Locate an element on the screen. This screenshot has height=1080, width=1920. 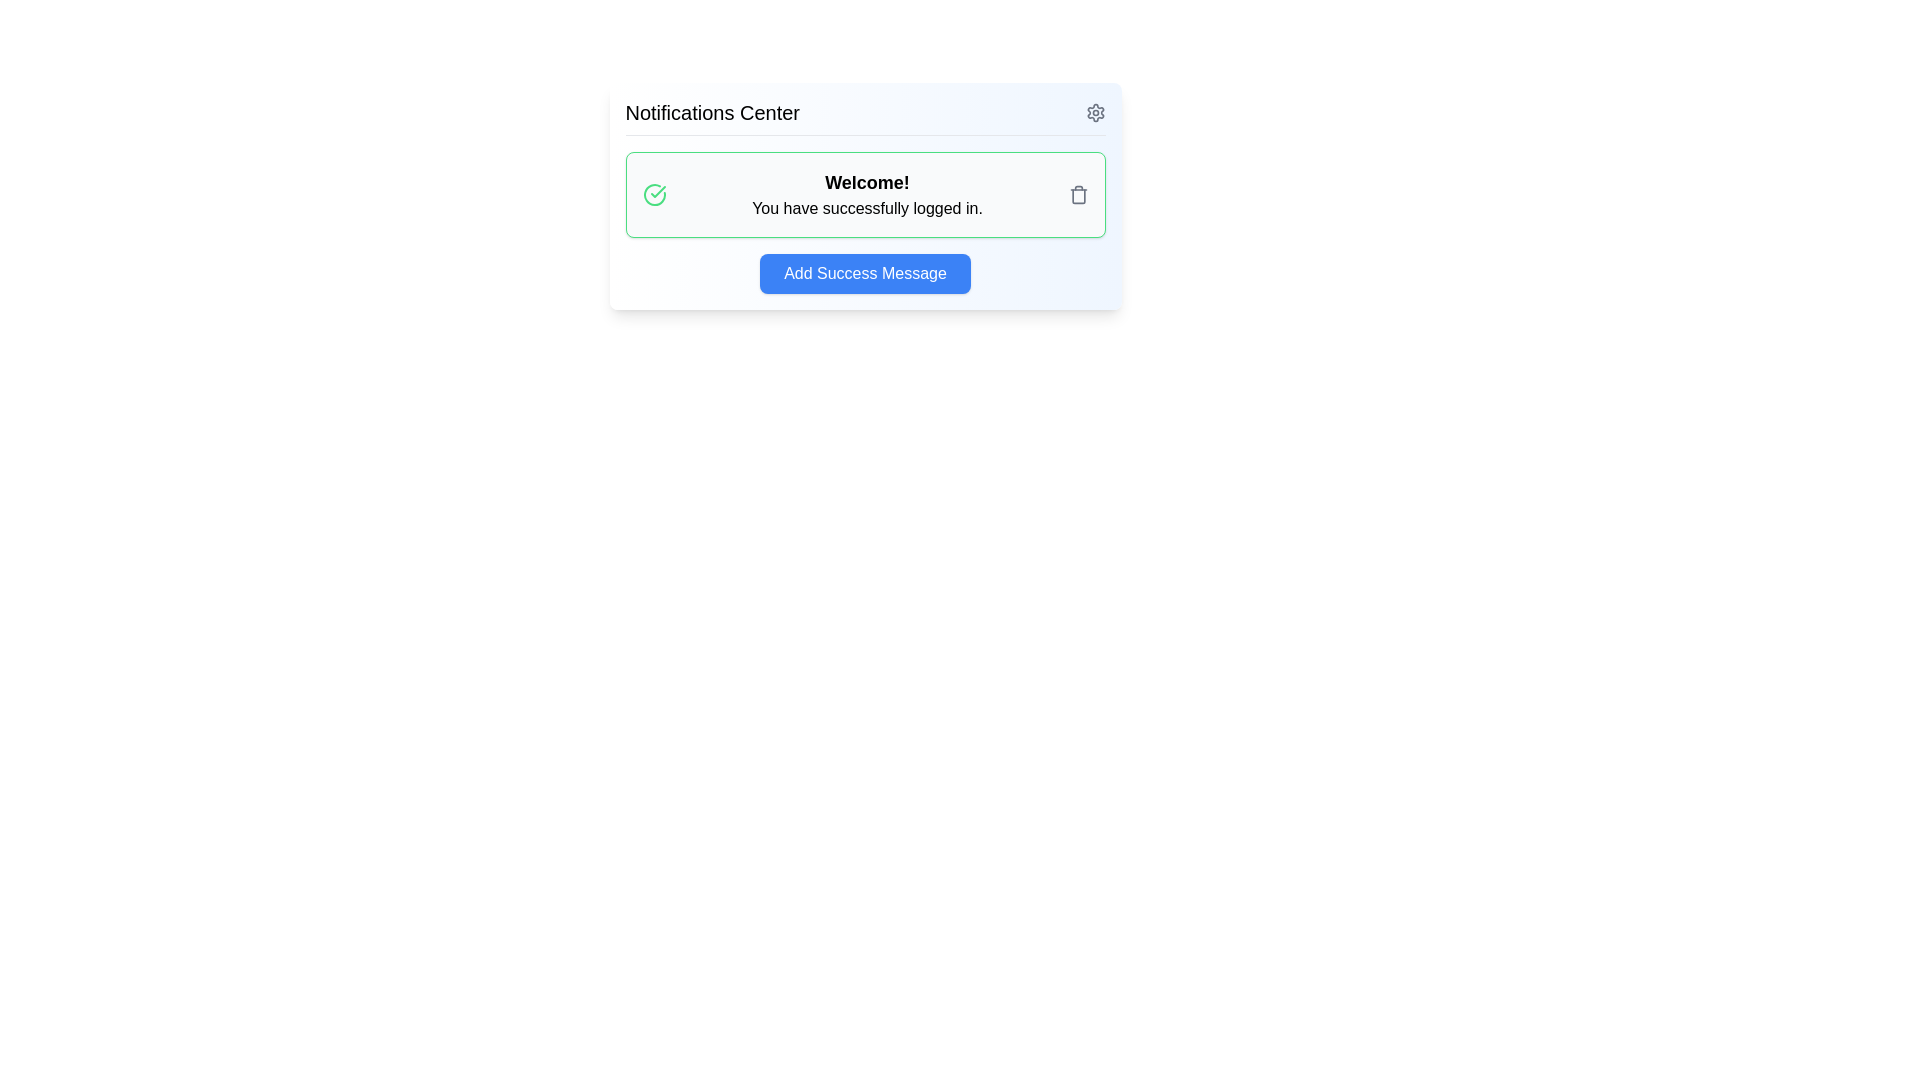
the static text element that notifies the user of a successful login, located below the 'Welcome!' heading within a bordered box with a green outline is located at coordinates (867, 208).